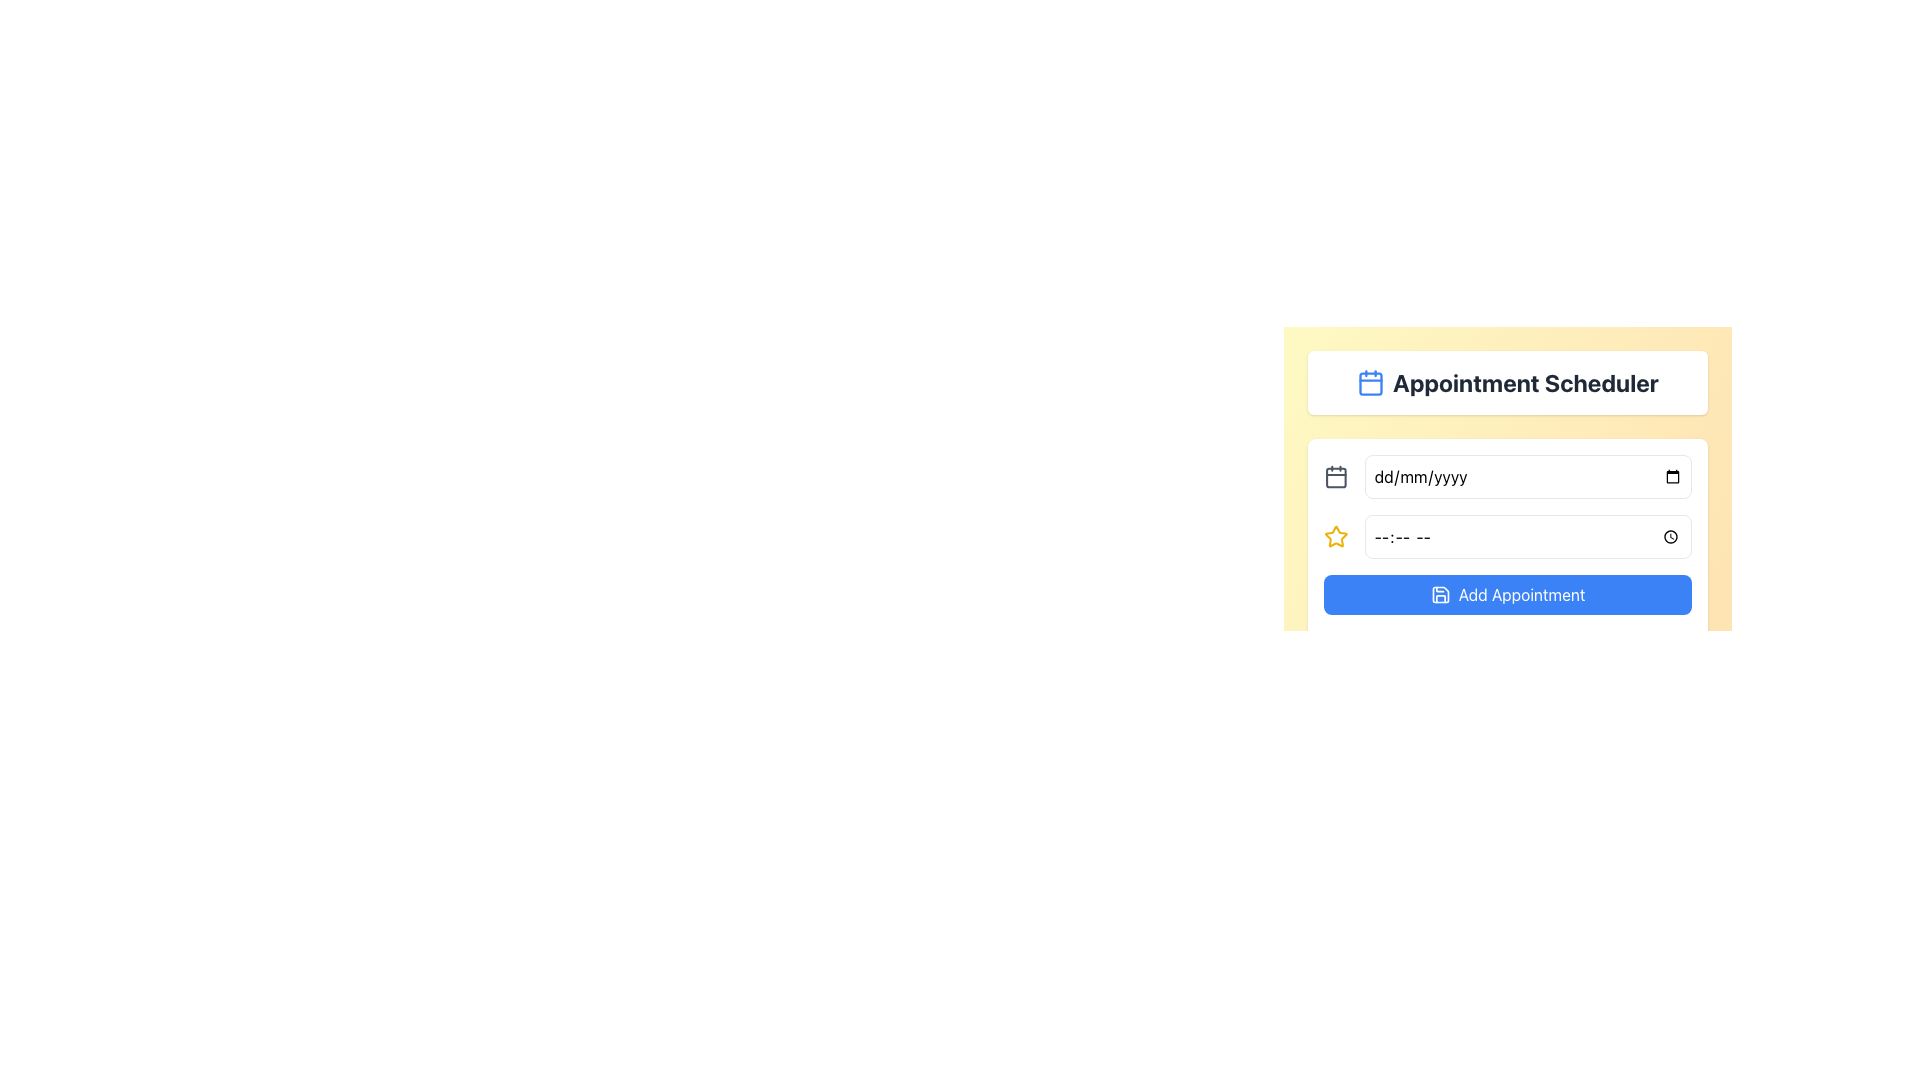 Image resolution: width=1920 pixels, height=1080 pixels. Describe the element at coordinates (1370, 384) in the screenshot. I see `the Icon component of the calendar icon located in the Appointment Scheduler section, which is a square component with rounded corners` at that location.